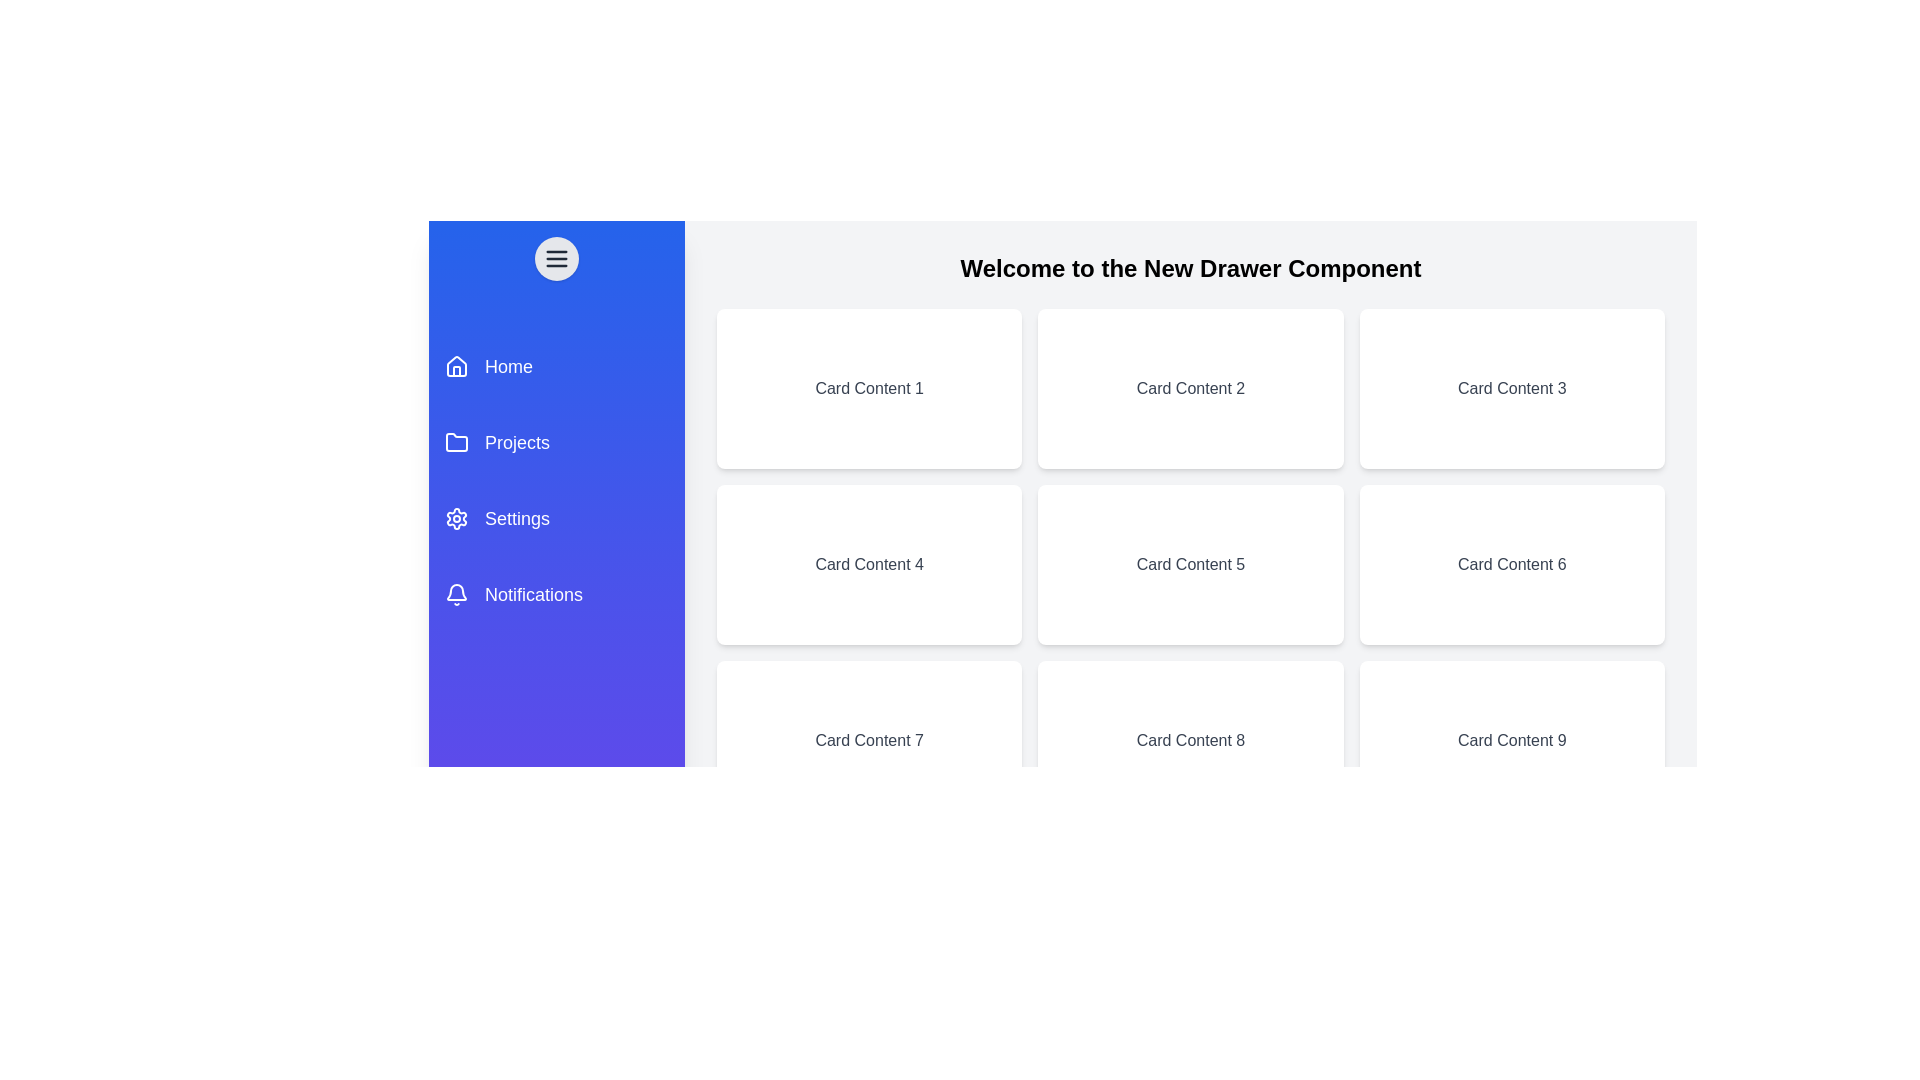  Describe the element at coordinates (556, 442) in the screenshot. I see `the menu item Projects in the drawer` at that location.